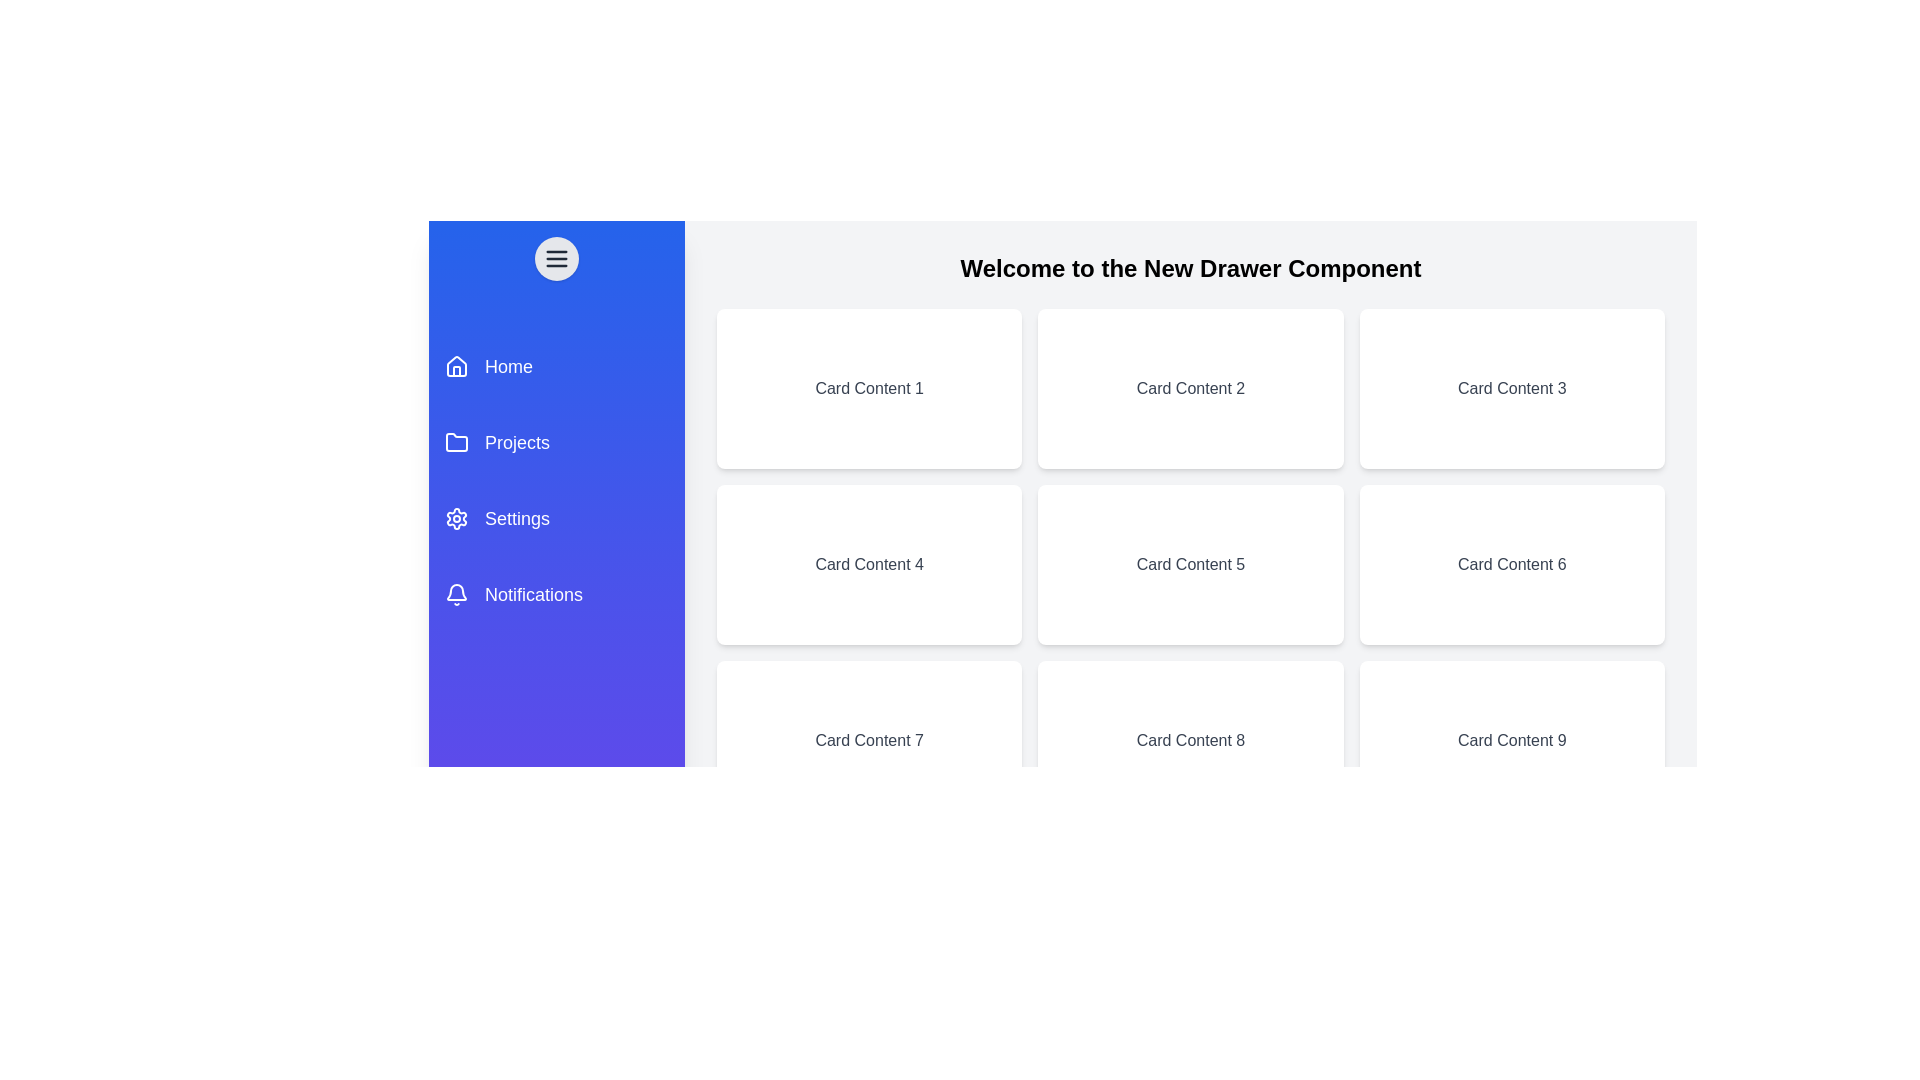  Describe the element at coordinates (556, 442) in the screenshot. I see `the menu item Projects in the drawer` at that location.